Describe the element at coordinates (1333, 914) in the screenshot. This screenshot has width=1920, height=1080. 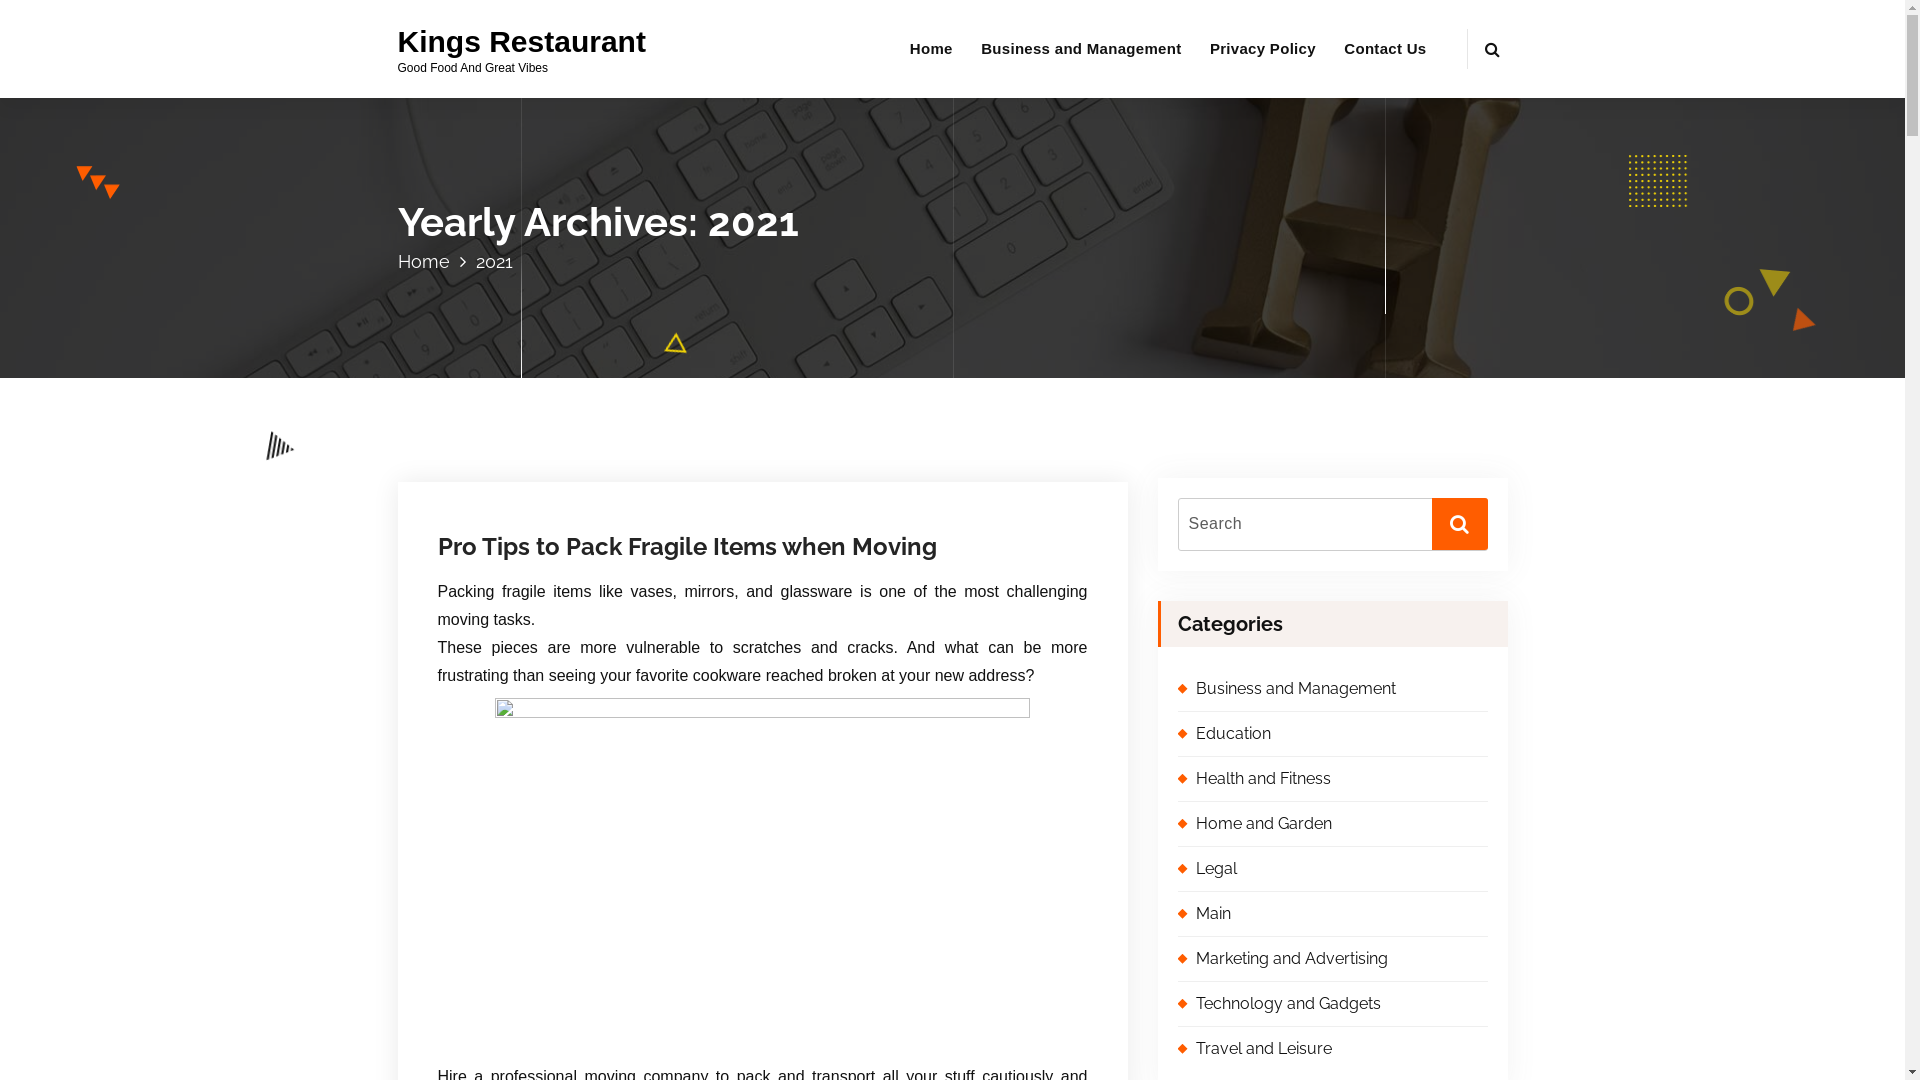
I see `'Main'` at that location.